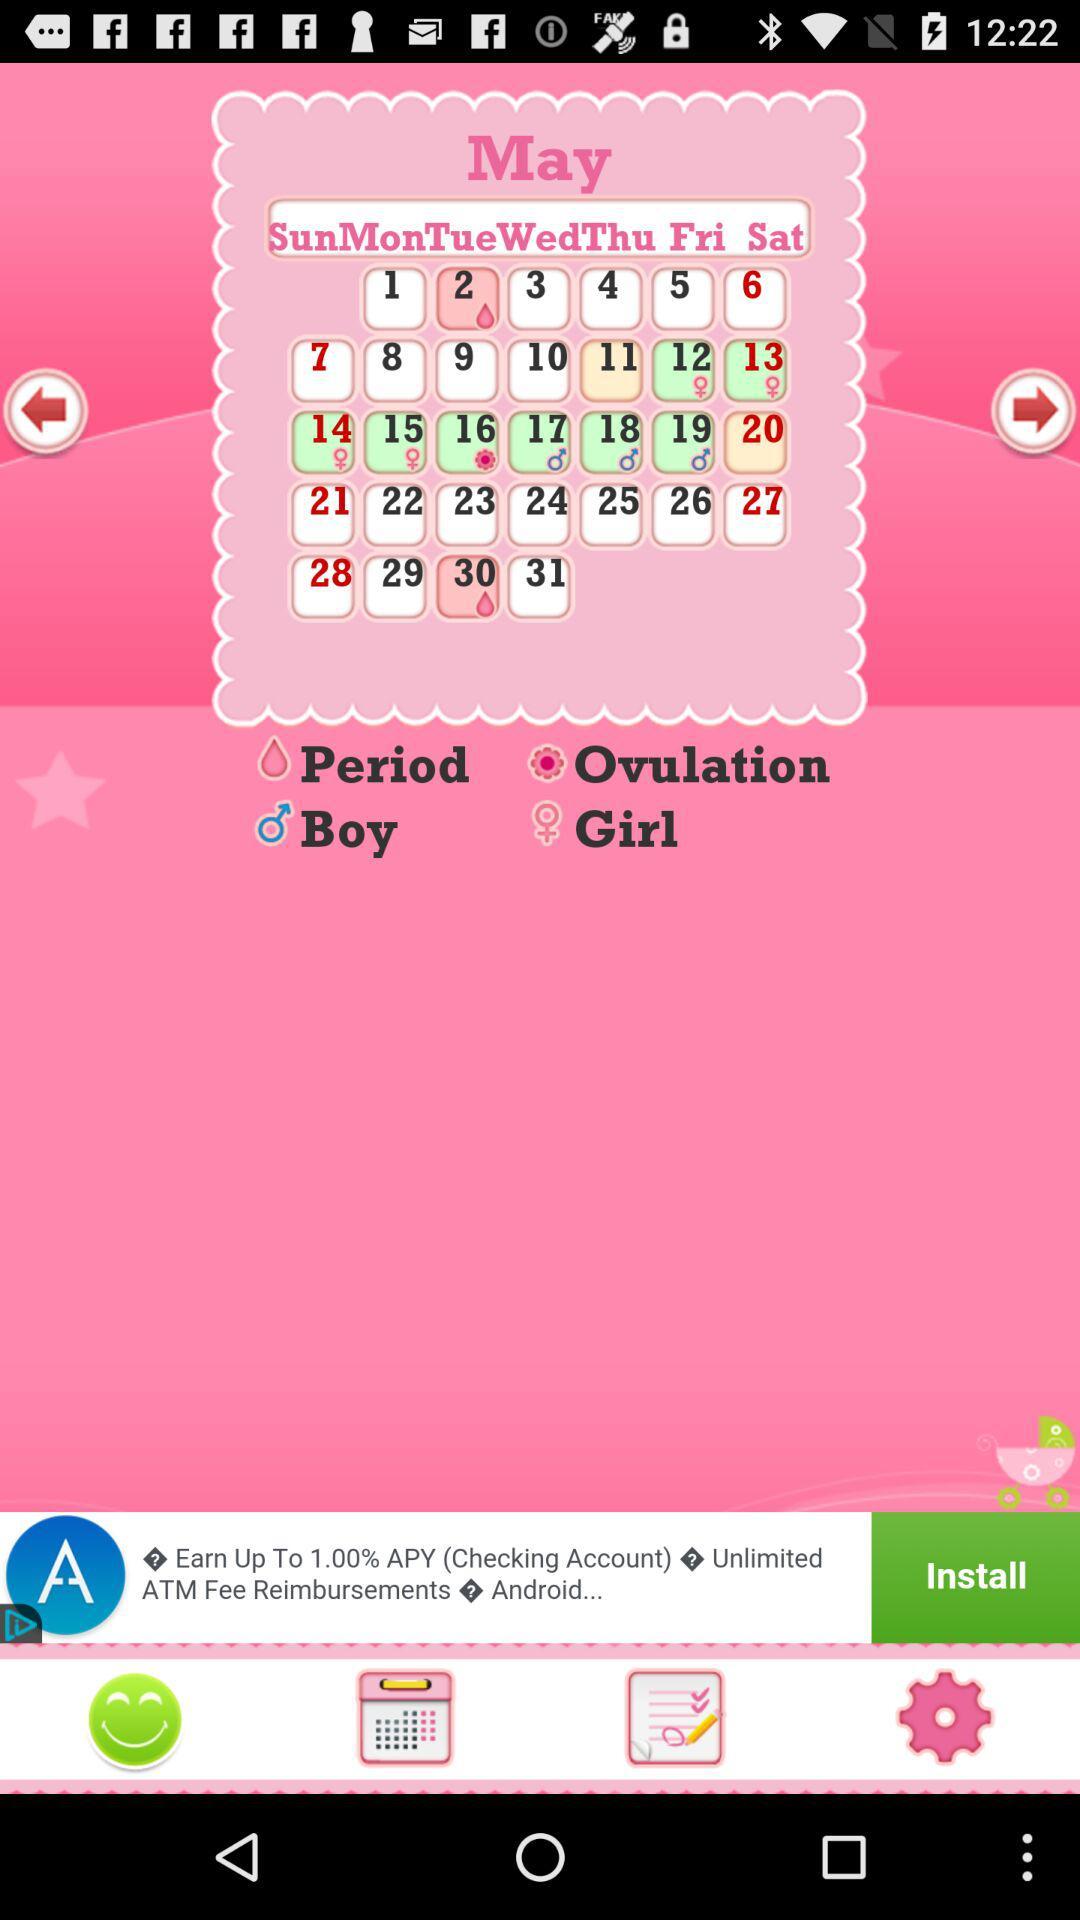 The image size is (1080, 1920). Describe the element at coordinates (1033, 410) in the screenshot. I see `next page` at that location.